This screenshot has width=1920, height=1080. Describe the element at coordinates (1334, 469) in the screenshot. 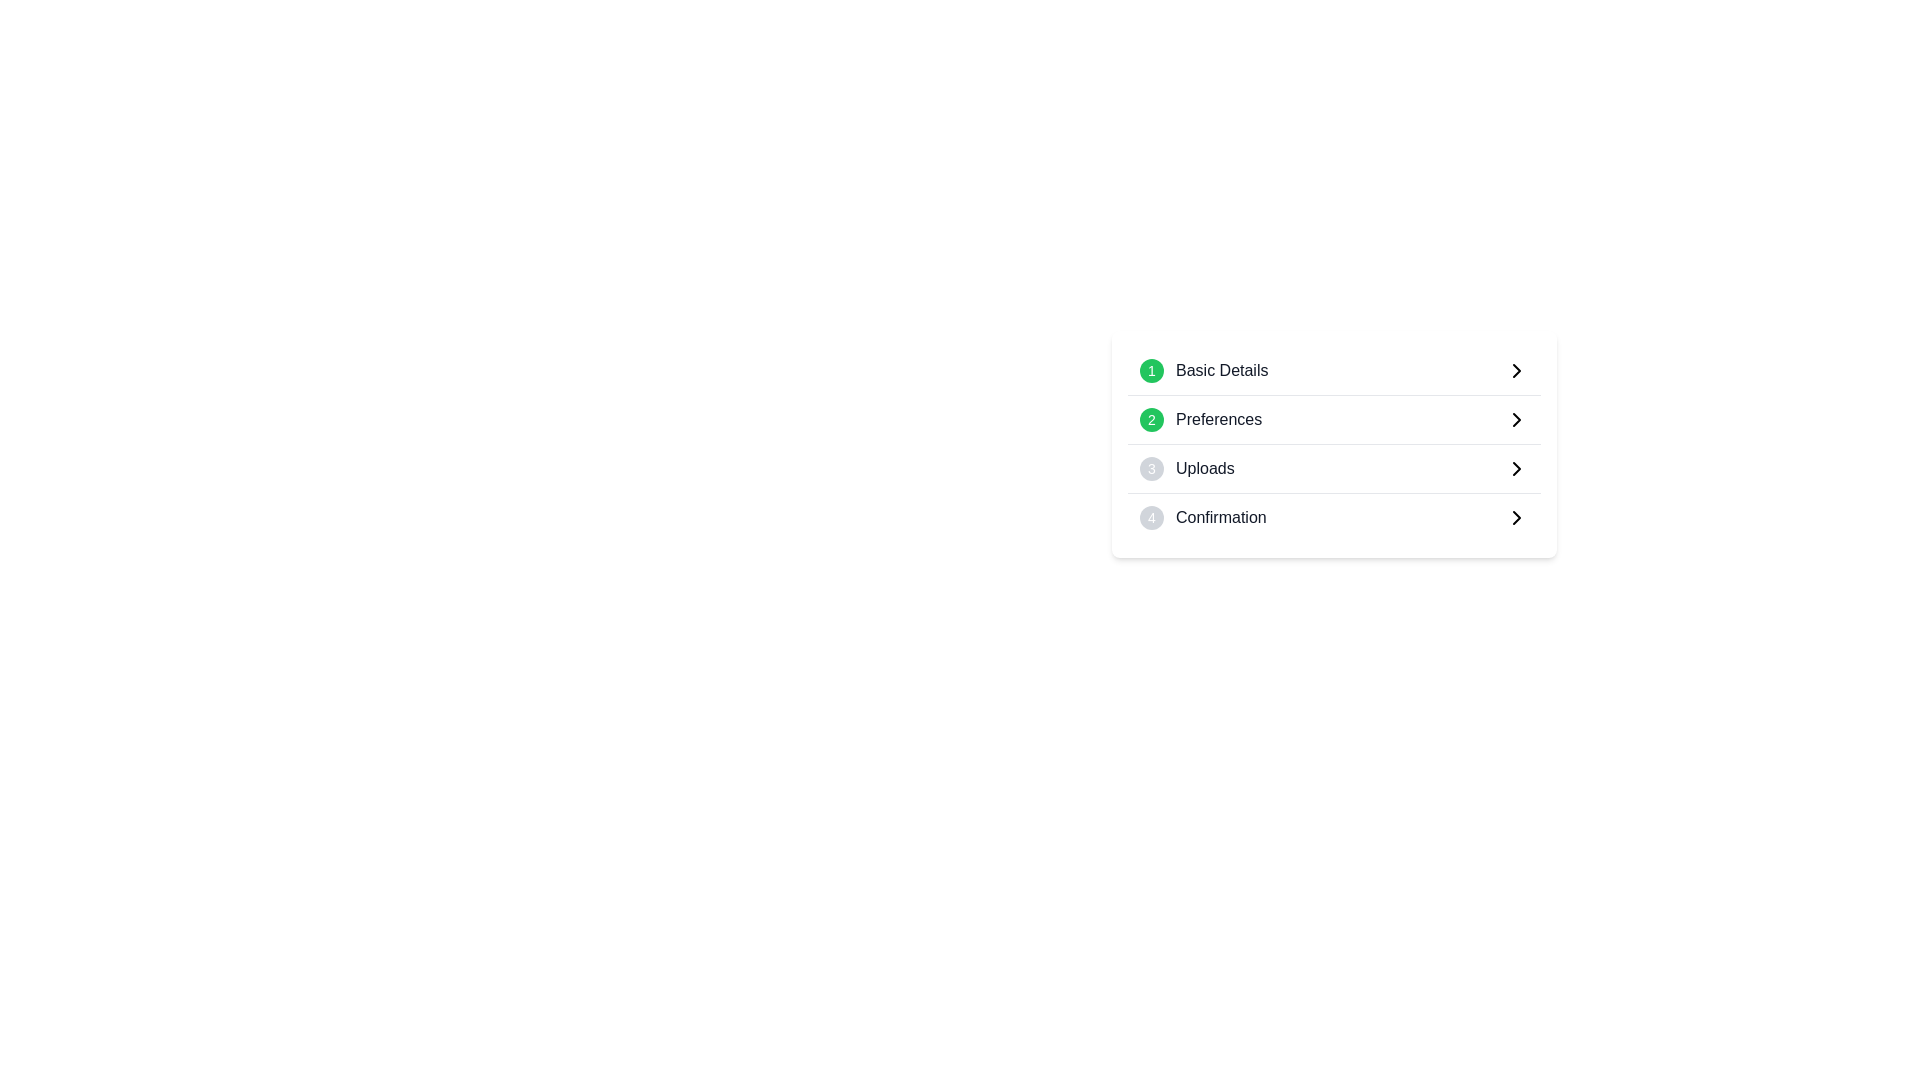

I see `the third menu option, which serves as a navigational link` at that location.